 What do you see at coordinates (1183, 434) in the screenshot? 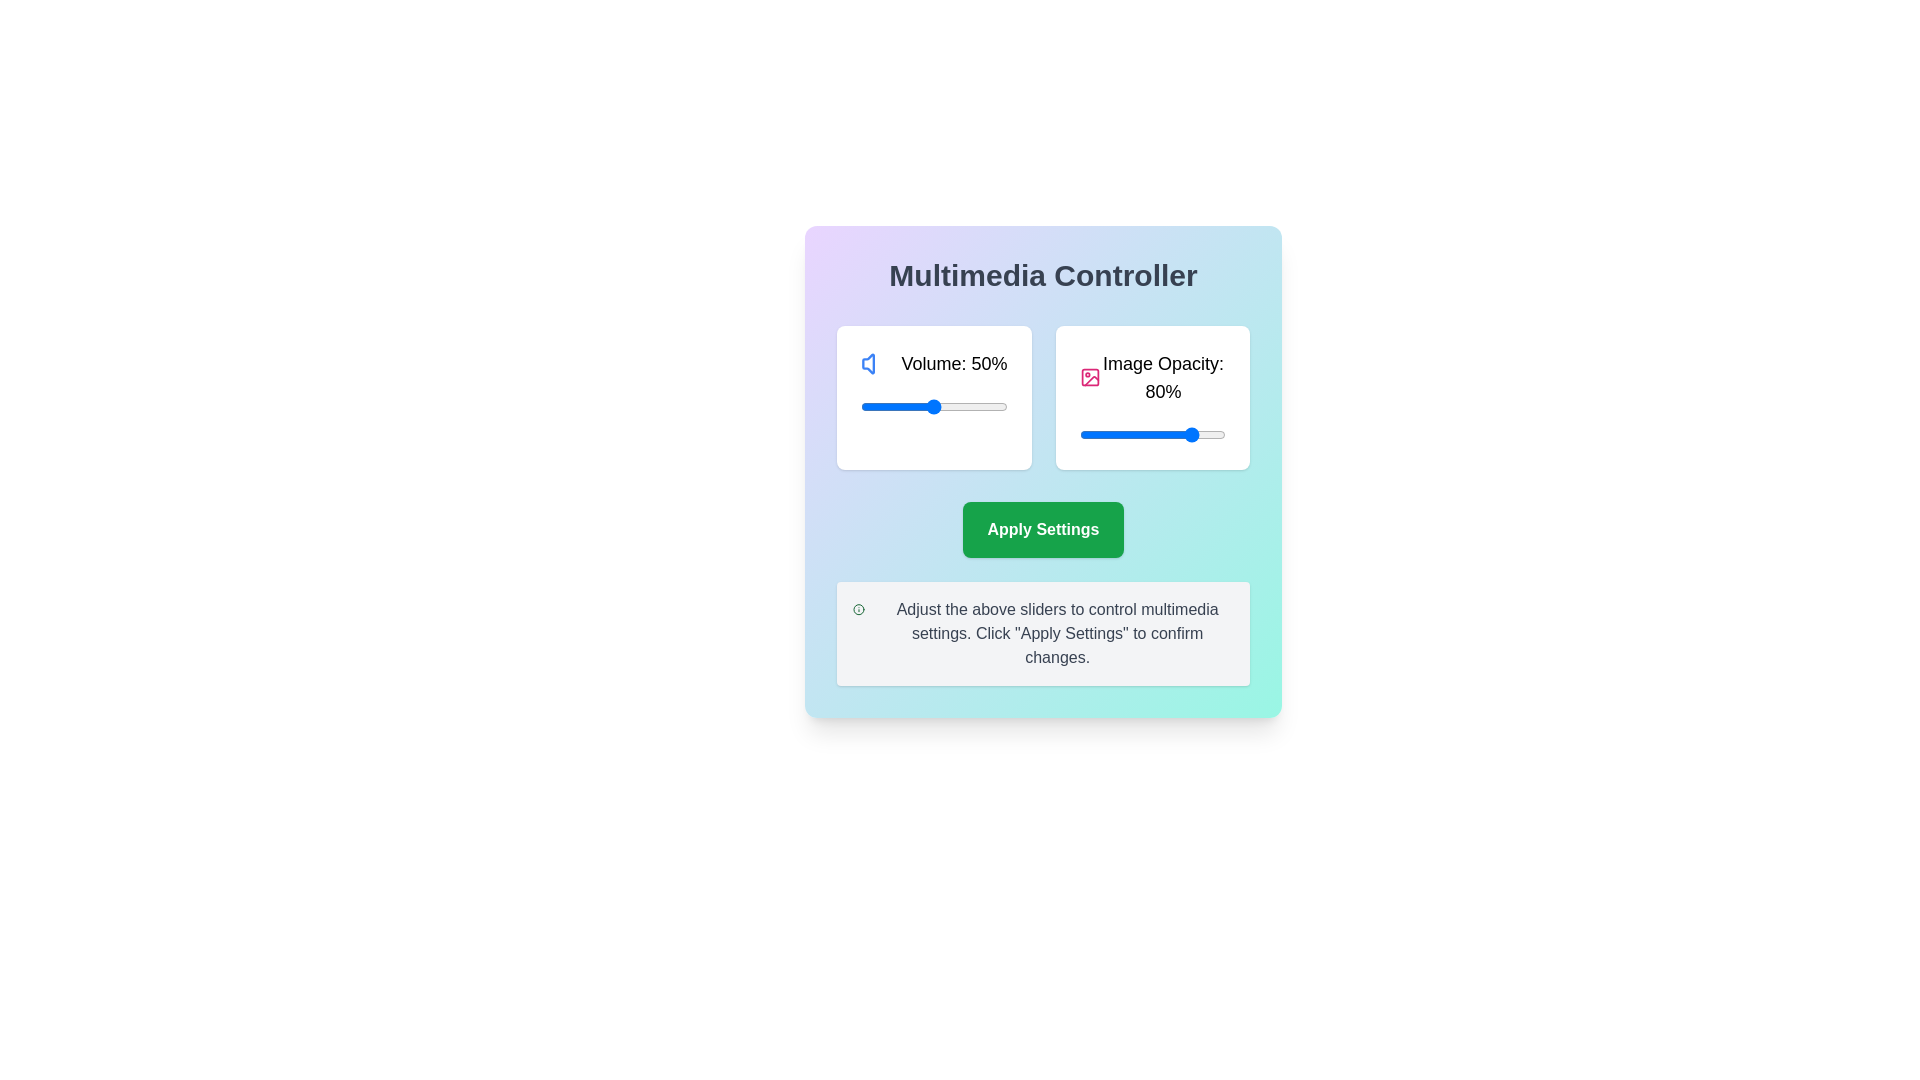
I see `the image opacity slider to set the transparency to 71%` at bounding box center [1183, 434].